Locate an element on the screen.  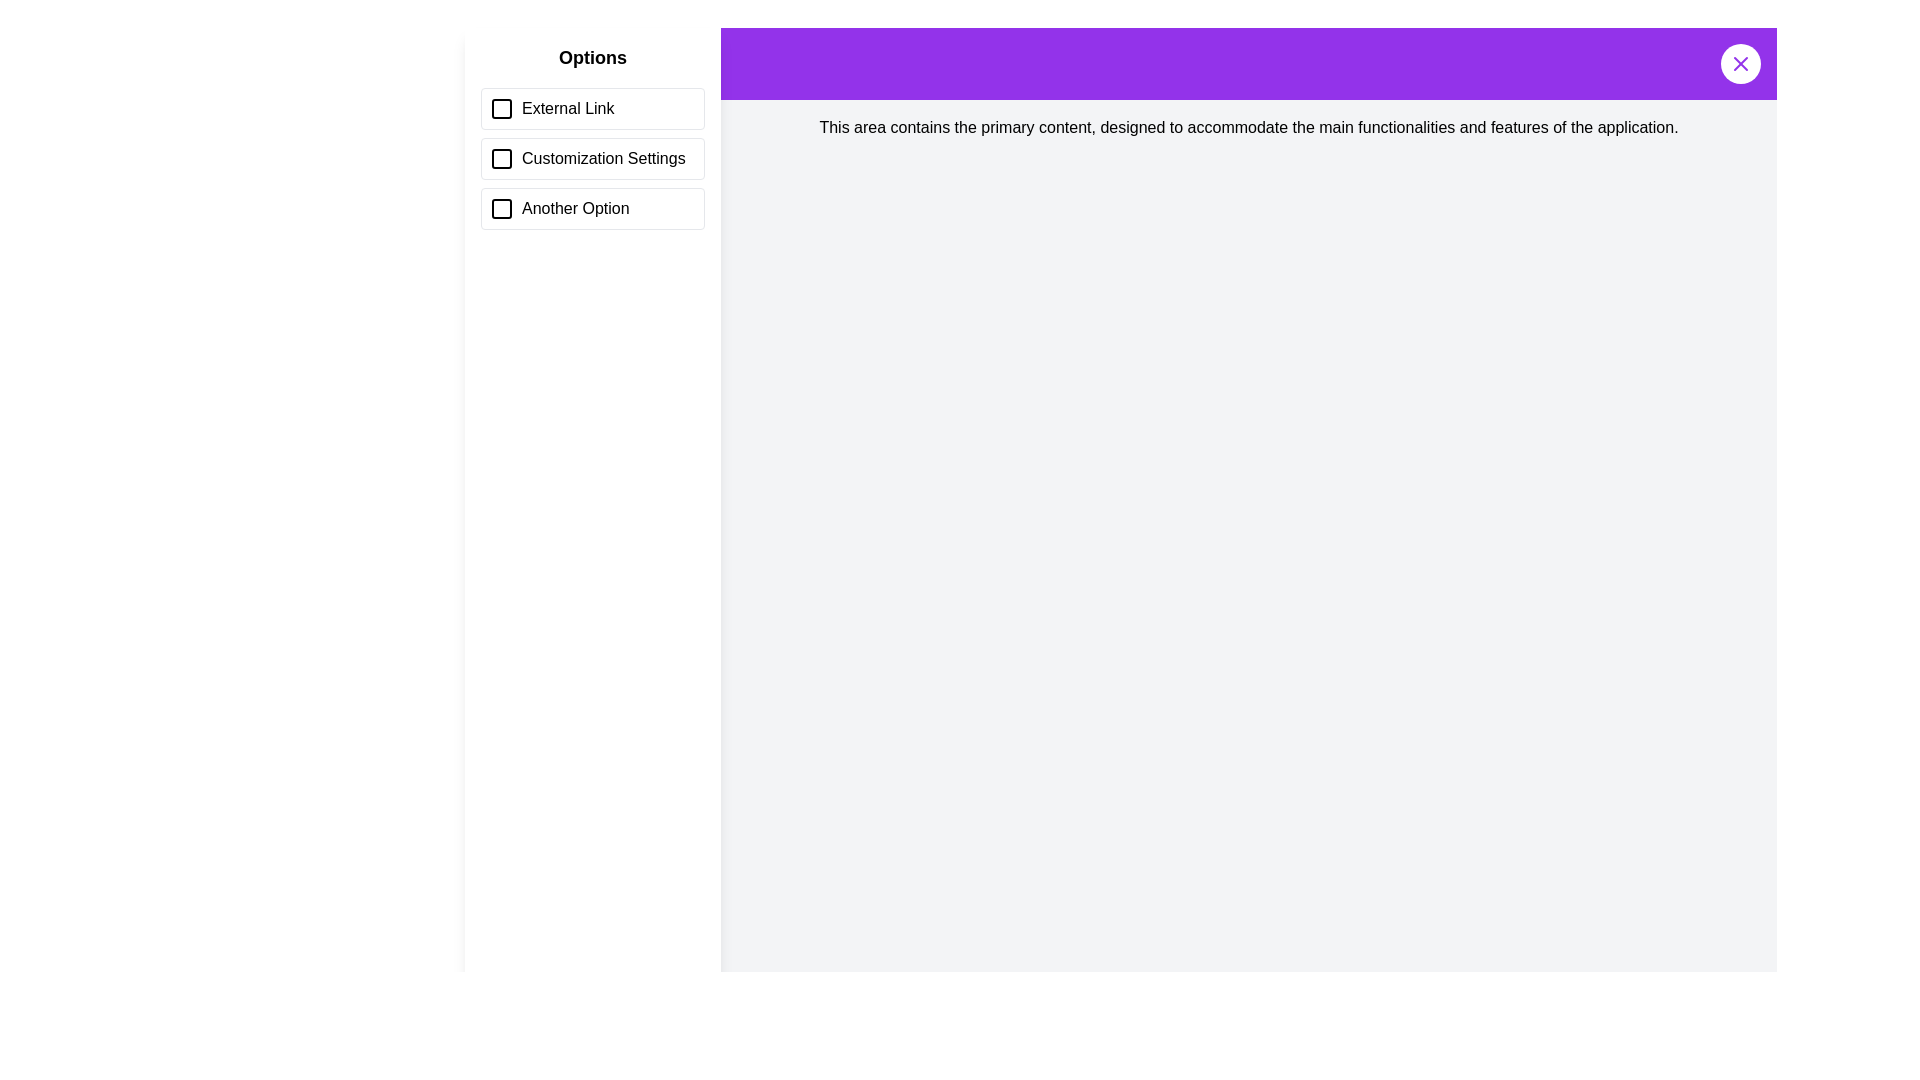
the square-shaped outline icon located next to the text 'External Link' in the left-side panel under 'Options' is located at coordinates (502, 108).